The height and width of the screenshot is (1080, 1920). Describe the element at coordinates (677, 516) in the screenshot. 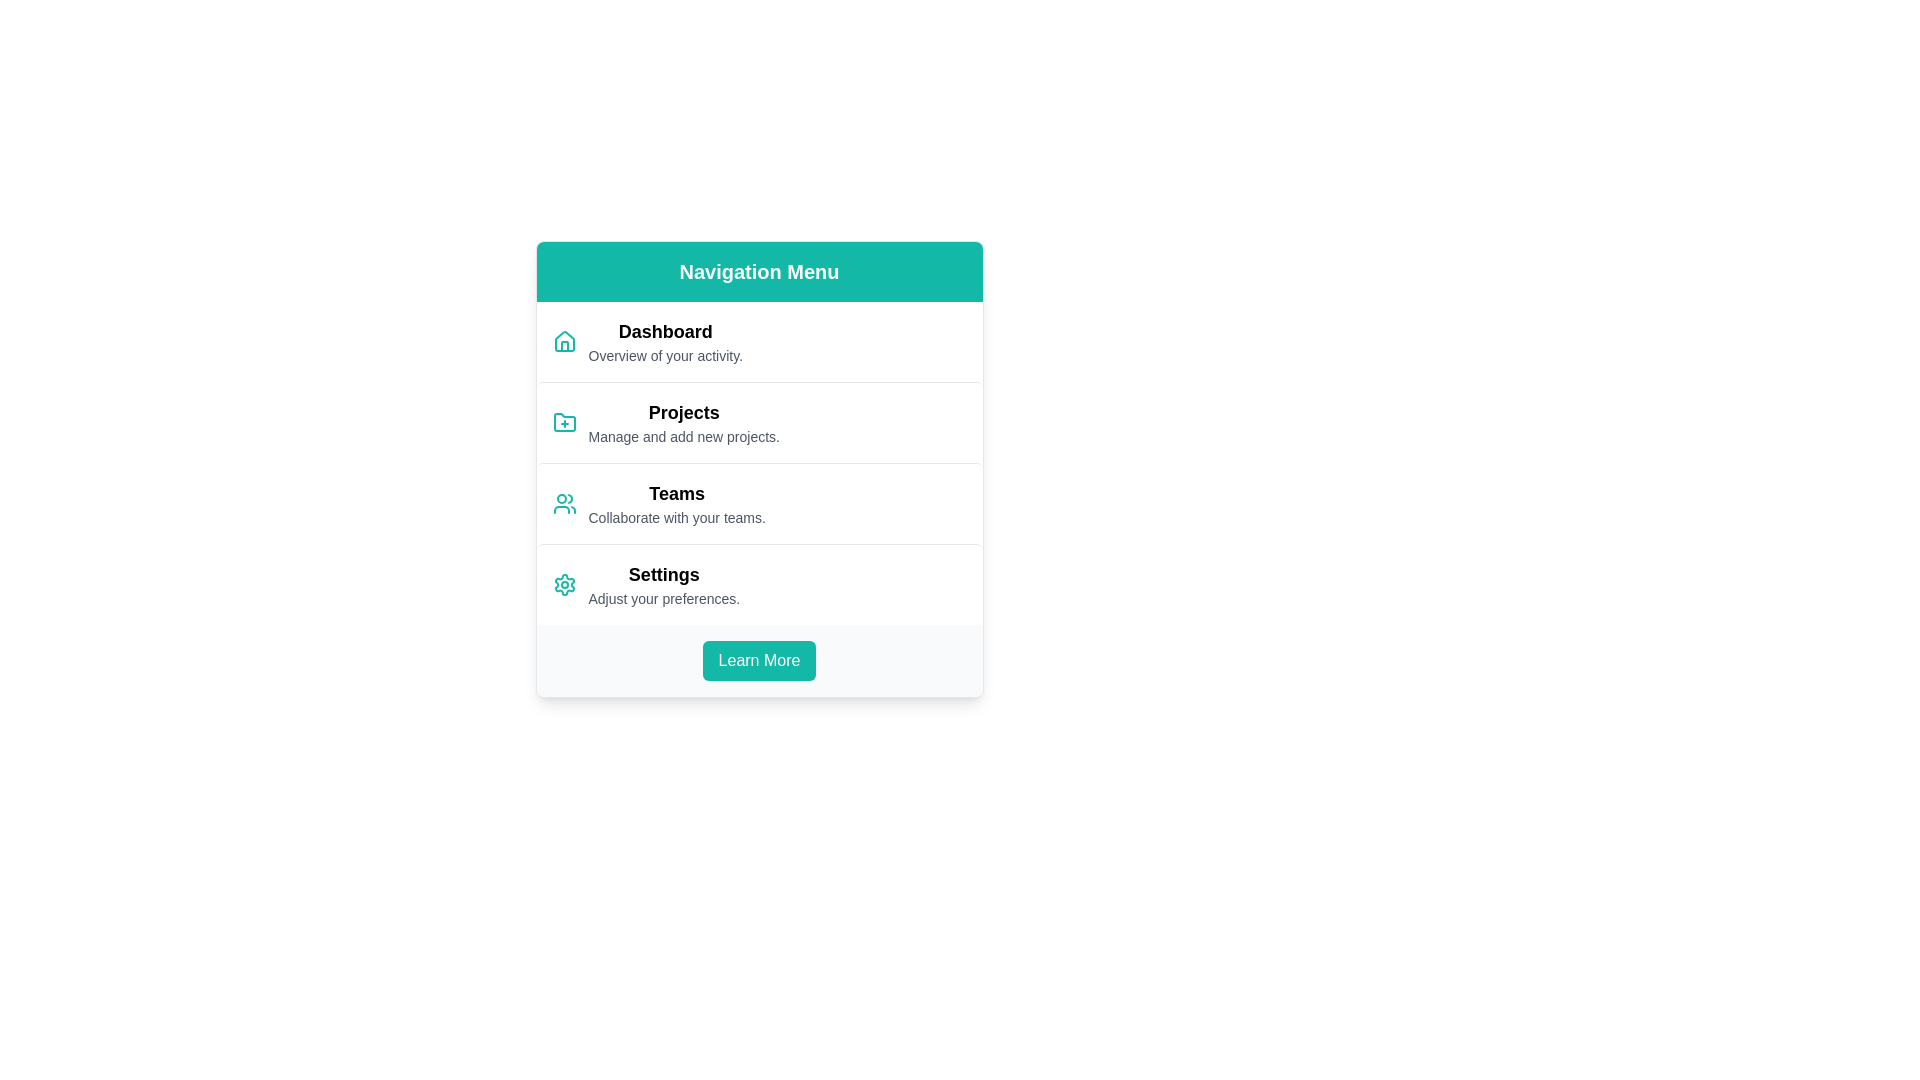

I see `the static text element that provides additional contextual information about the 'Teams' section in the navigation menu, located centrally in the third section under the title 'Teams'` at that location.